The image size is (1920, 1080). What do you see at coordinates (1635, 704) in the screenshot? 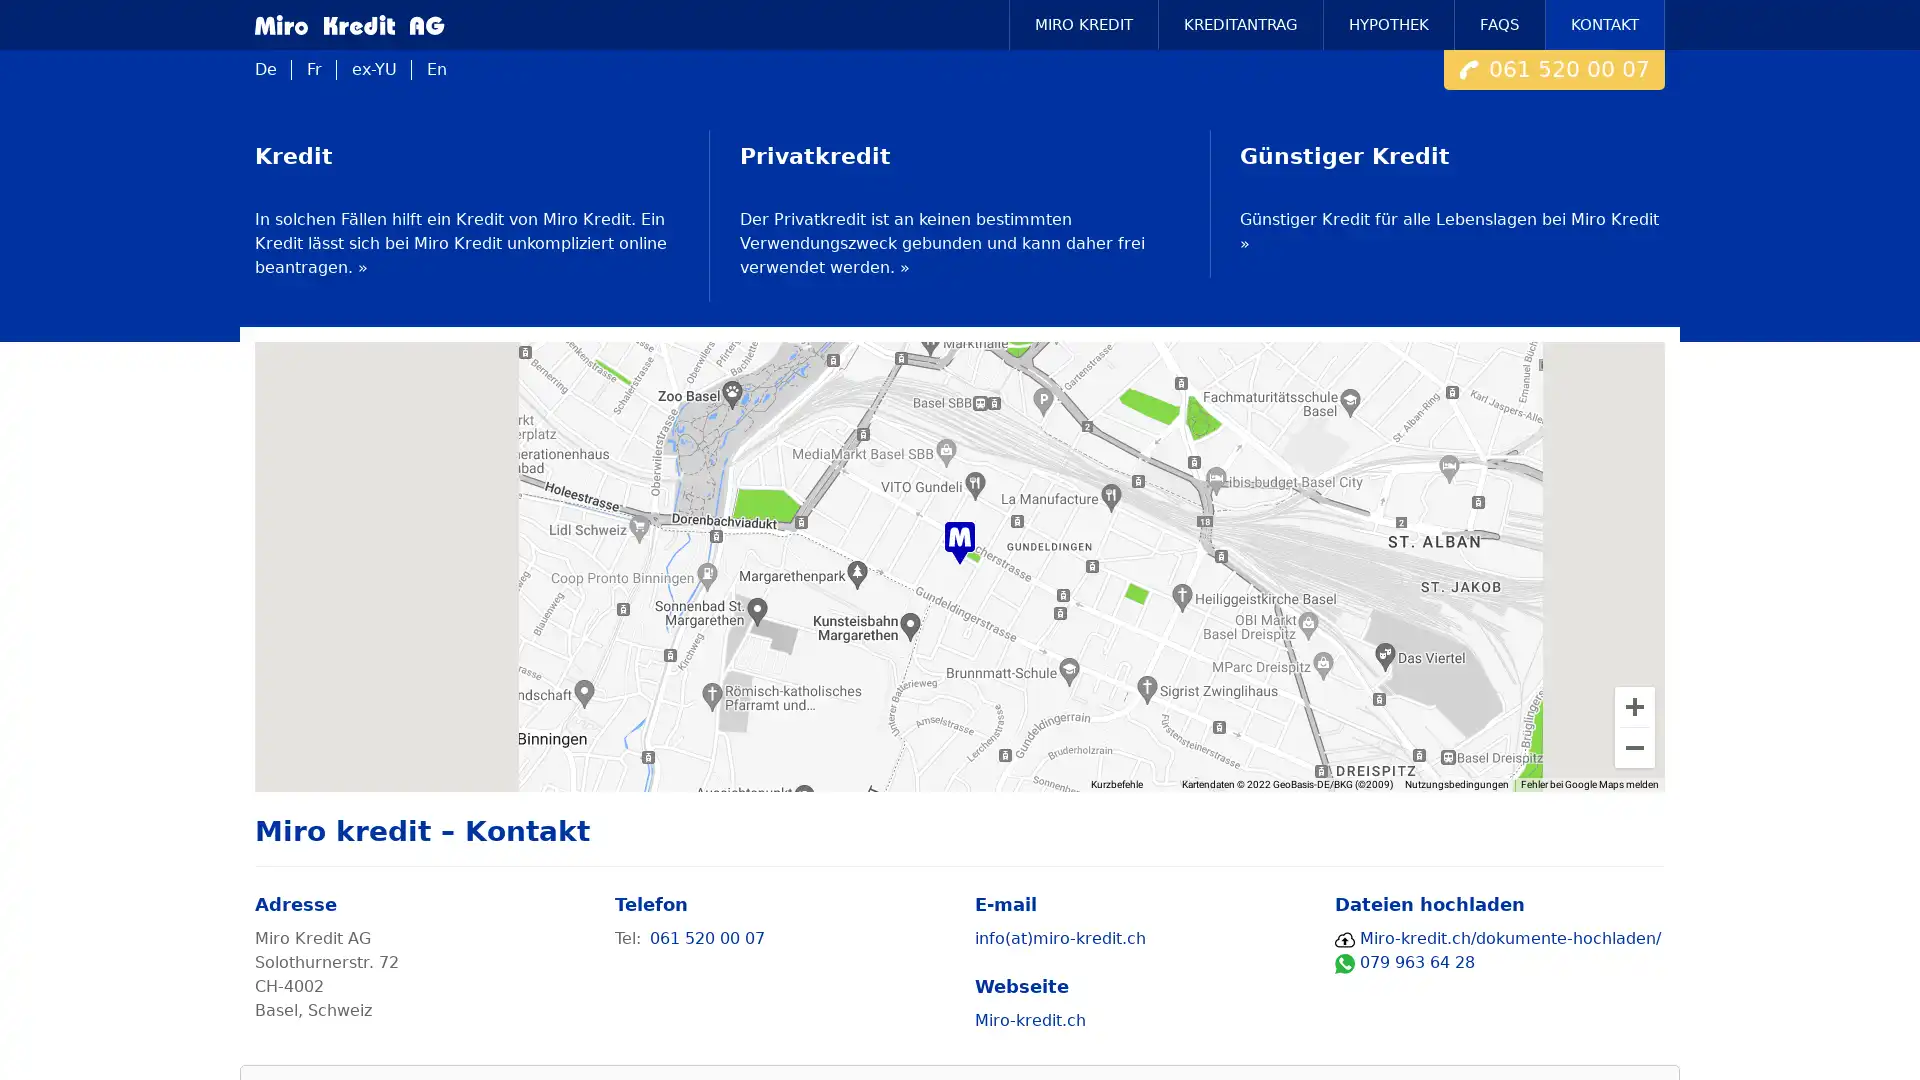
I see `Vergroern` at bounding box center [1635, 704].